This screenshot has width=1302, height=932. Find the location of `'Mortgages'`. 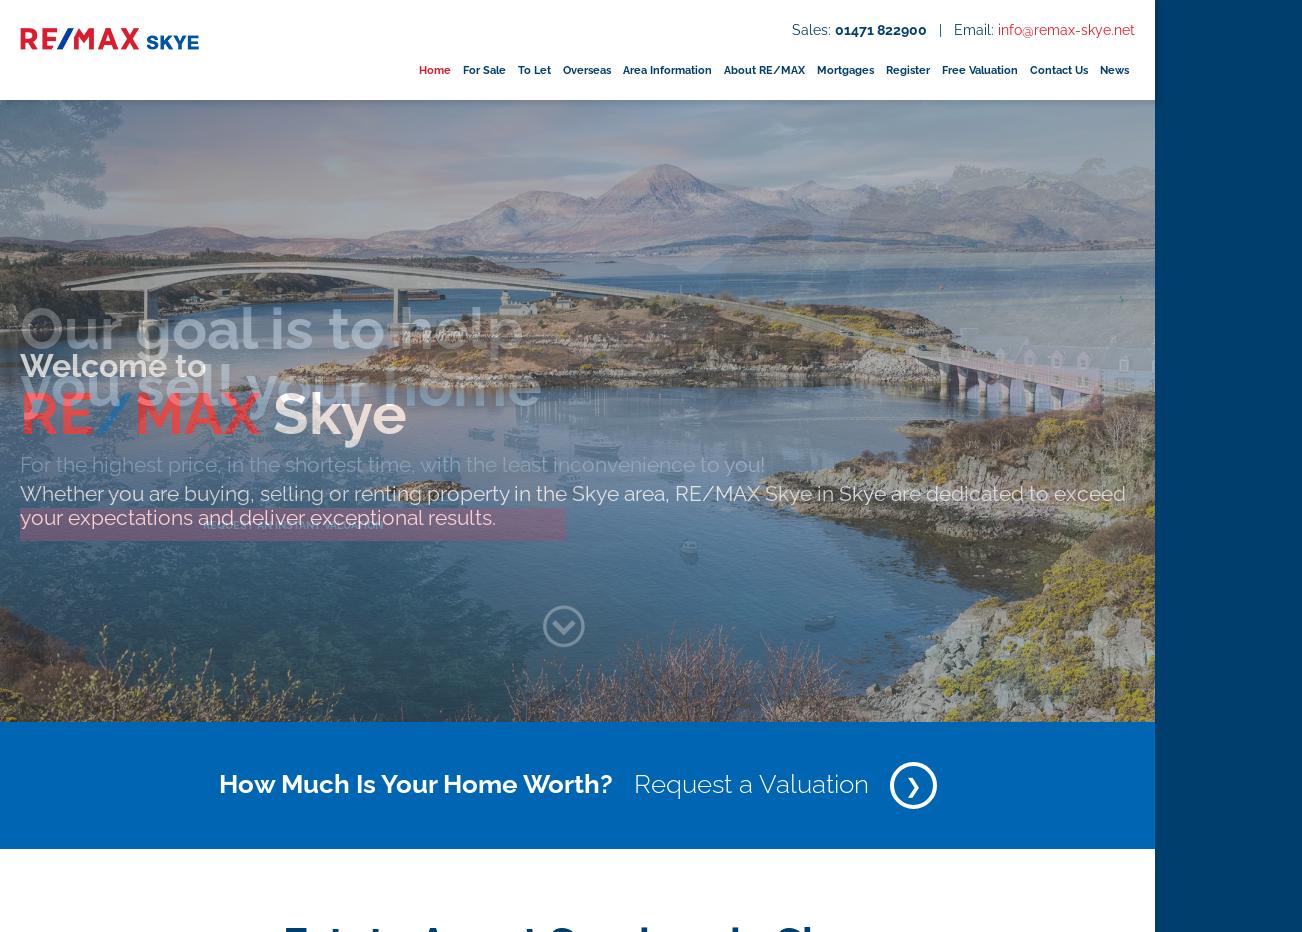

'Mortgages' is located at coordinates (843, 69).